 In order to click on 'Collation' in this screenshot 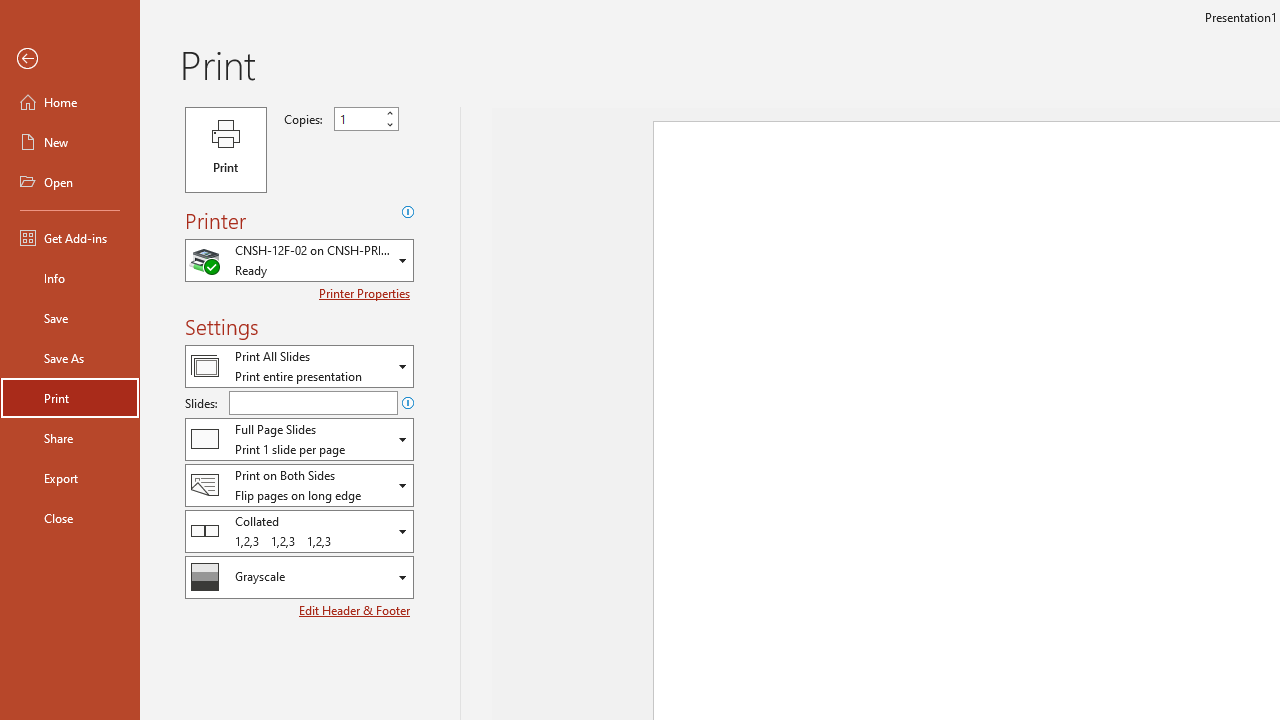, I will do `click(298, 530)`.